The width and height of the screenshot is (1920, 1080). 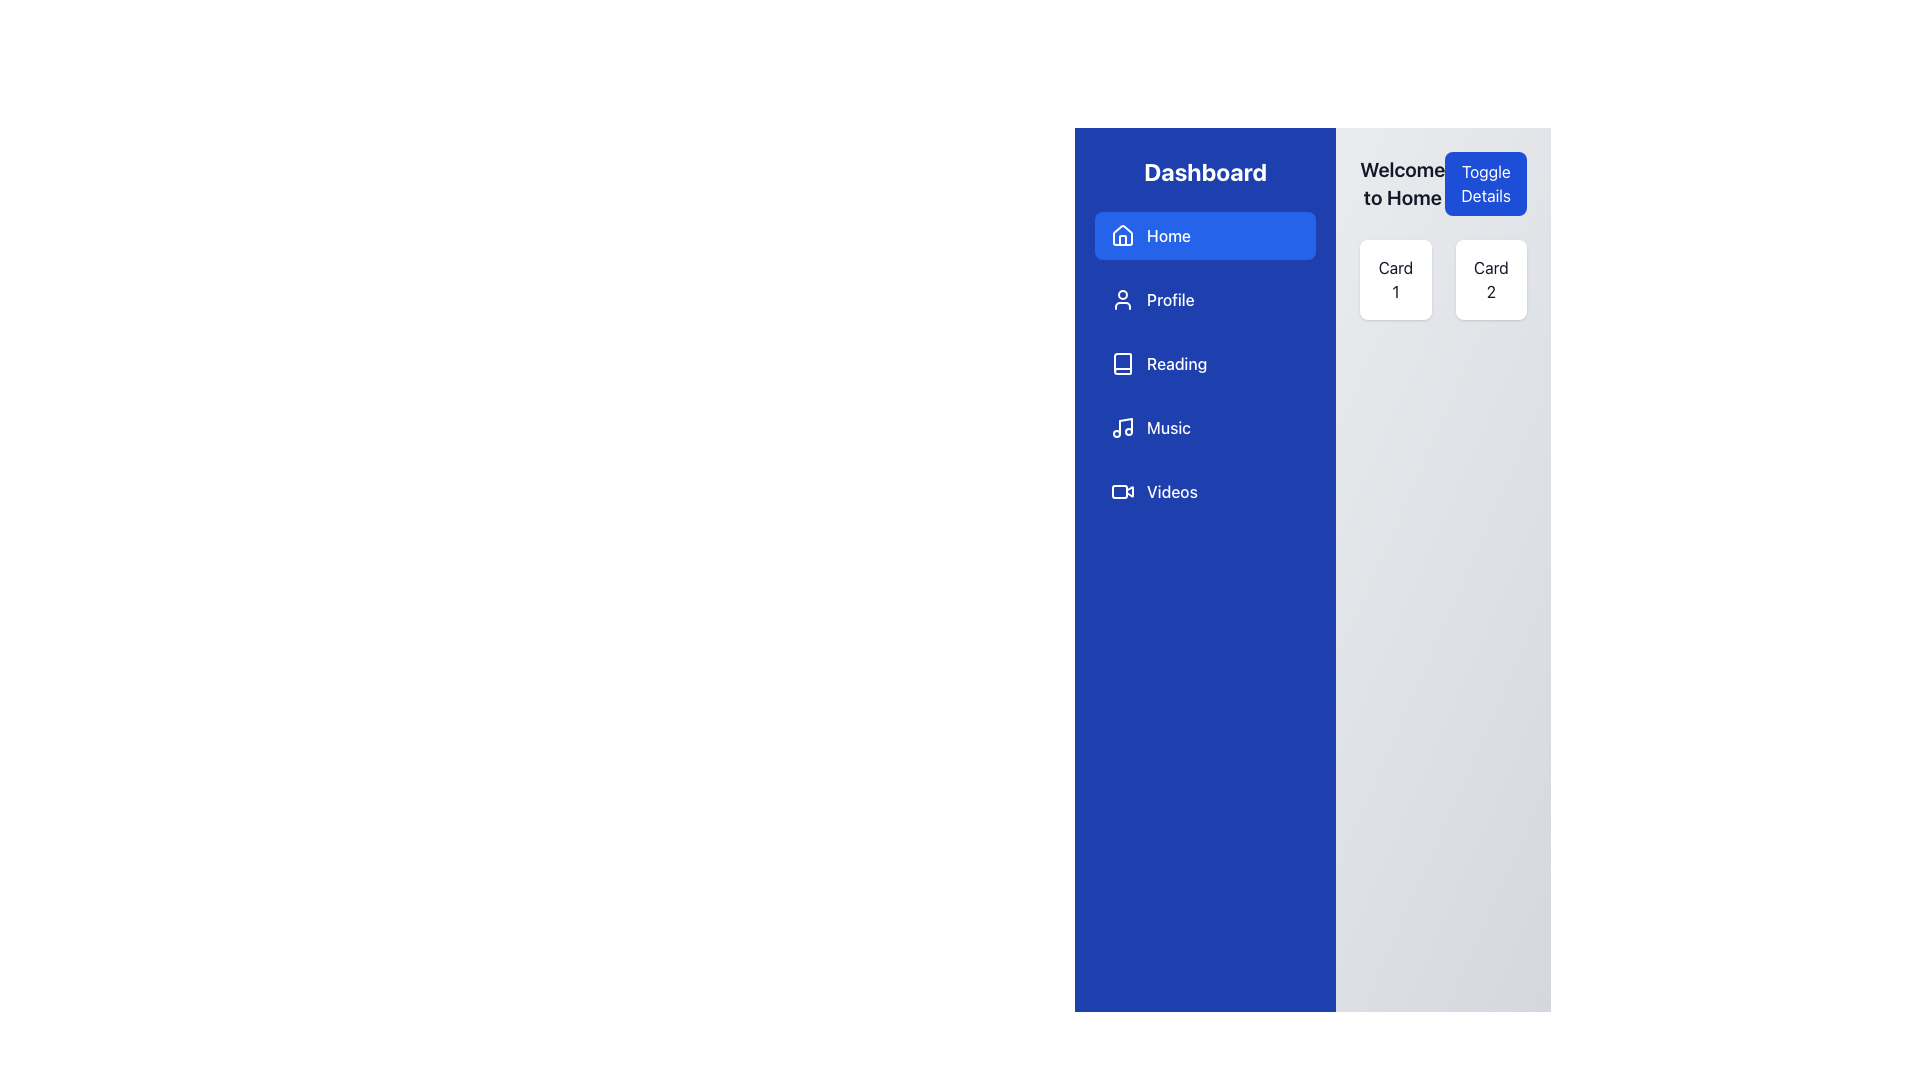 What do you see at coordinates (1491, 280) in the screenshot?
I see `the second card in the sidebar's right section` at bounding box center [1491, 280].